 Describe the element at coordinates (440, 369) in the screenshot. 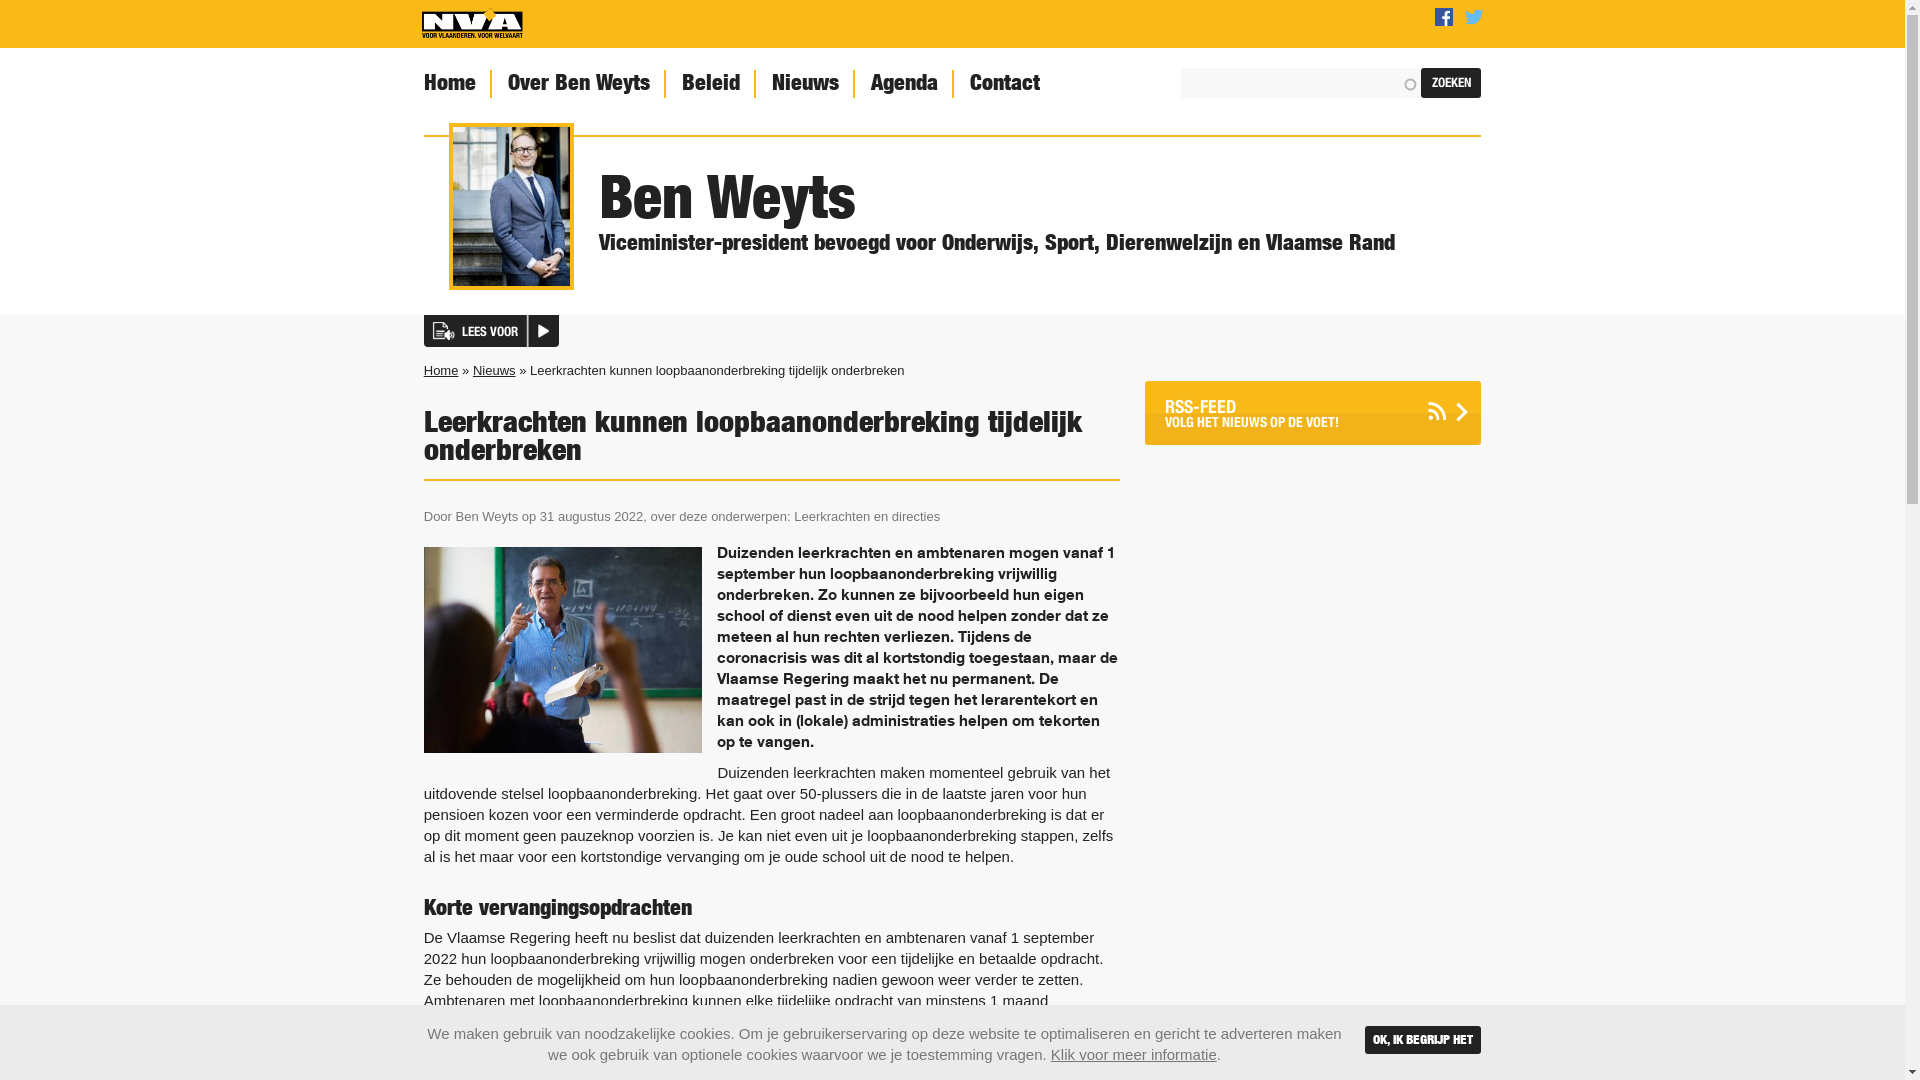

I see `'Home'` at that location.